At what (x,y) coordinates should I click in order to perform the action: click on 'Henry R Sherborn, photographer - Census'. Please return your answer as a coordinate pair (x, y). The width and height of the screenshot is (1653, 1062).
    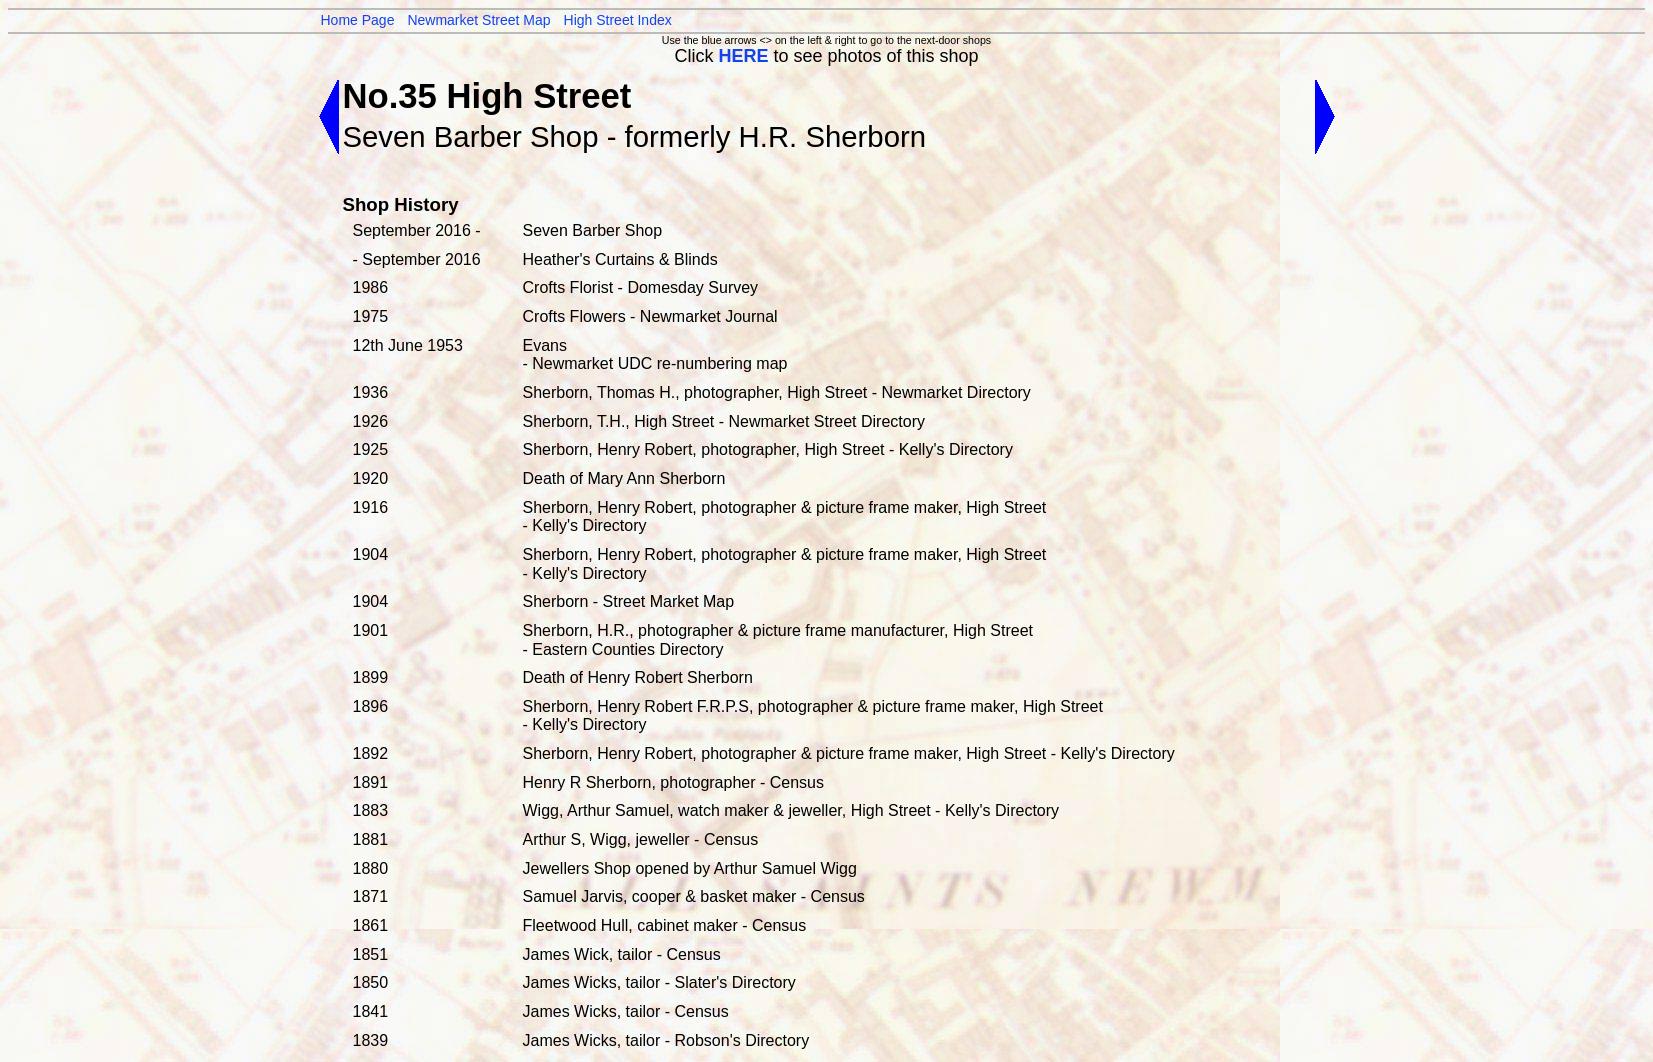
    Looking at the image, I should click on (671, 781).